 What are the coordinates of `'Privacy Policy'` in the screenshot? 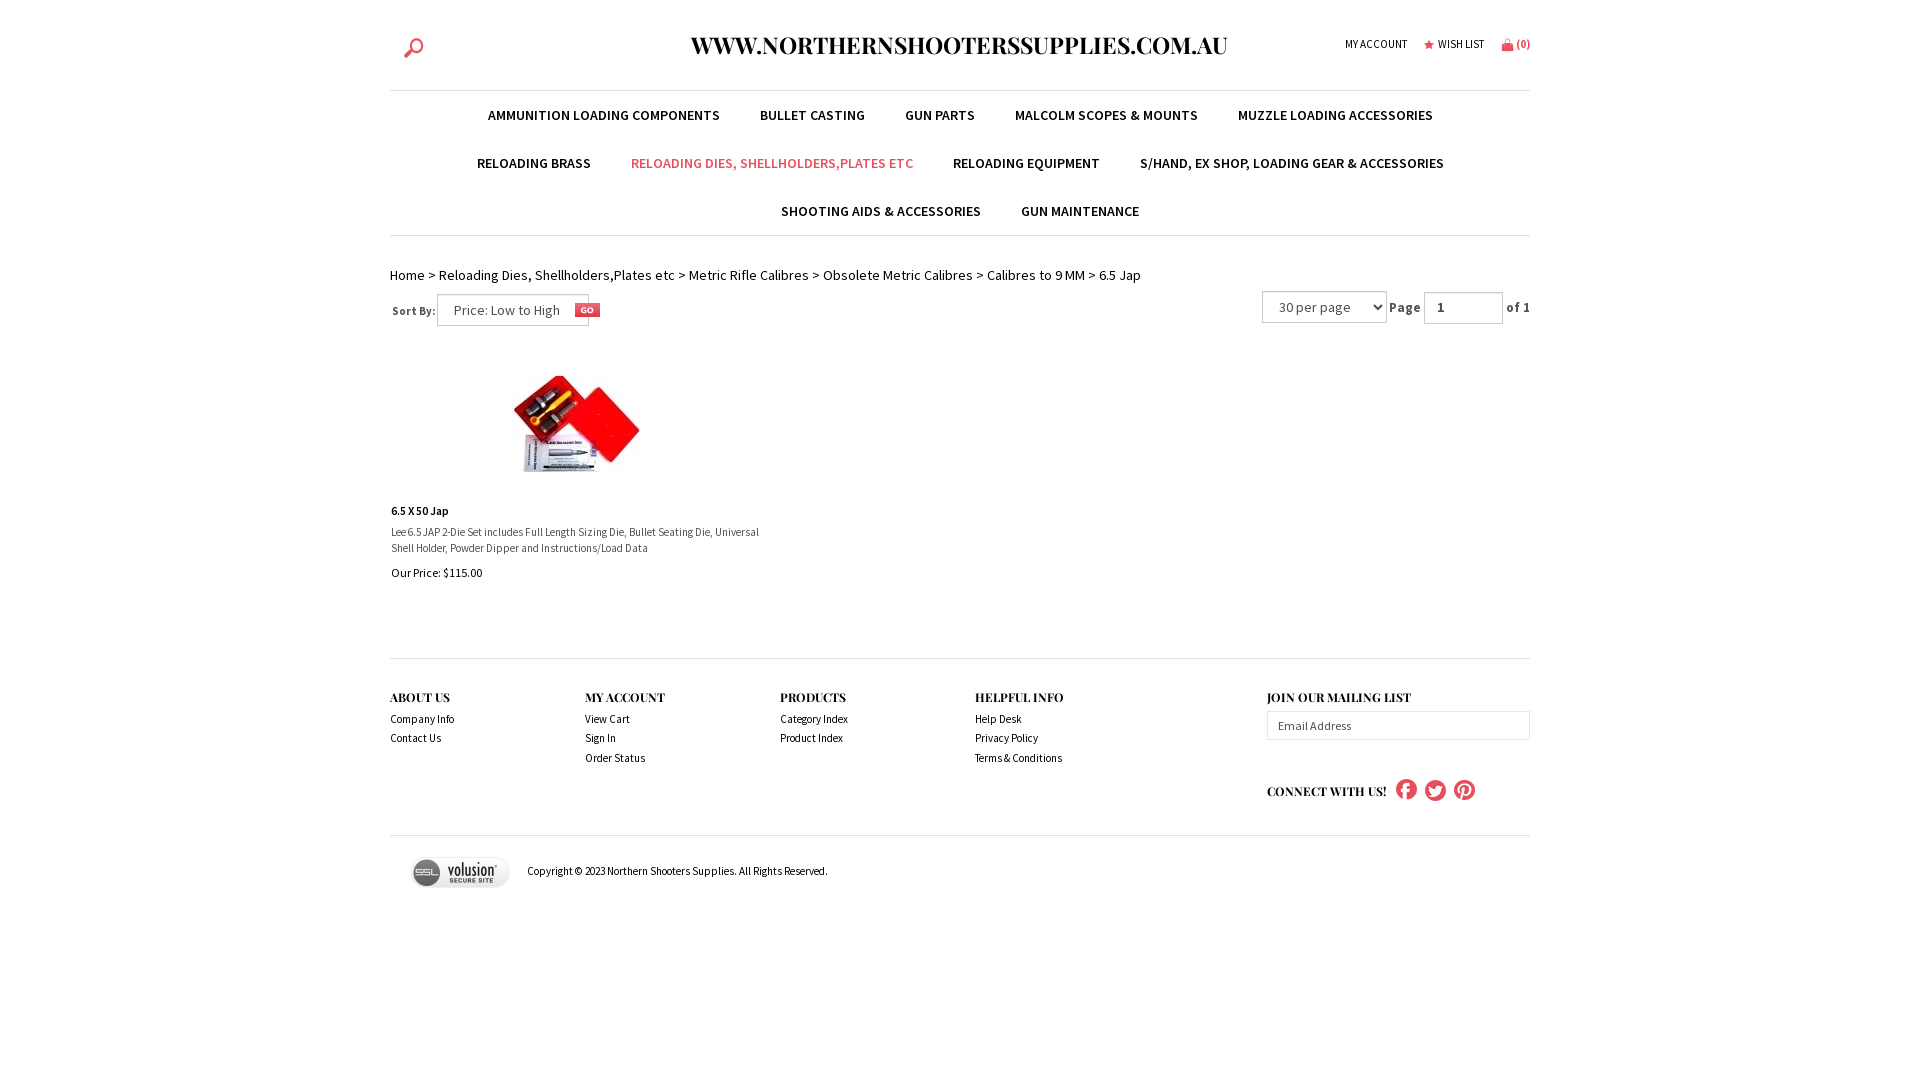 It's located at (1049, 739).